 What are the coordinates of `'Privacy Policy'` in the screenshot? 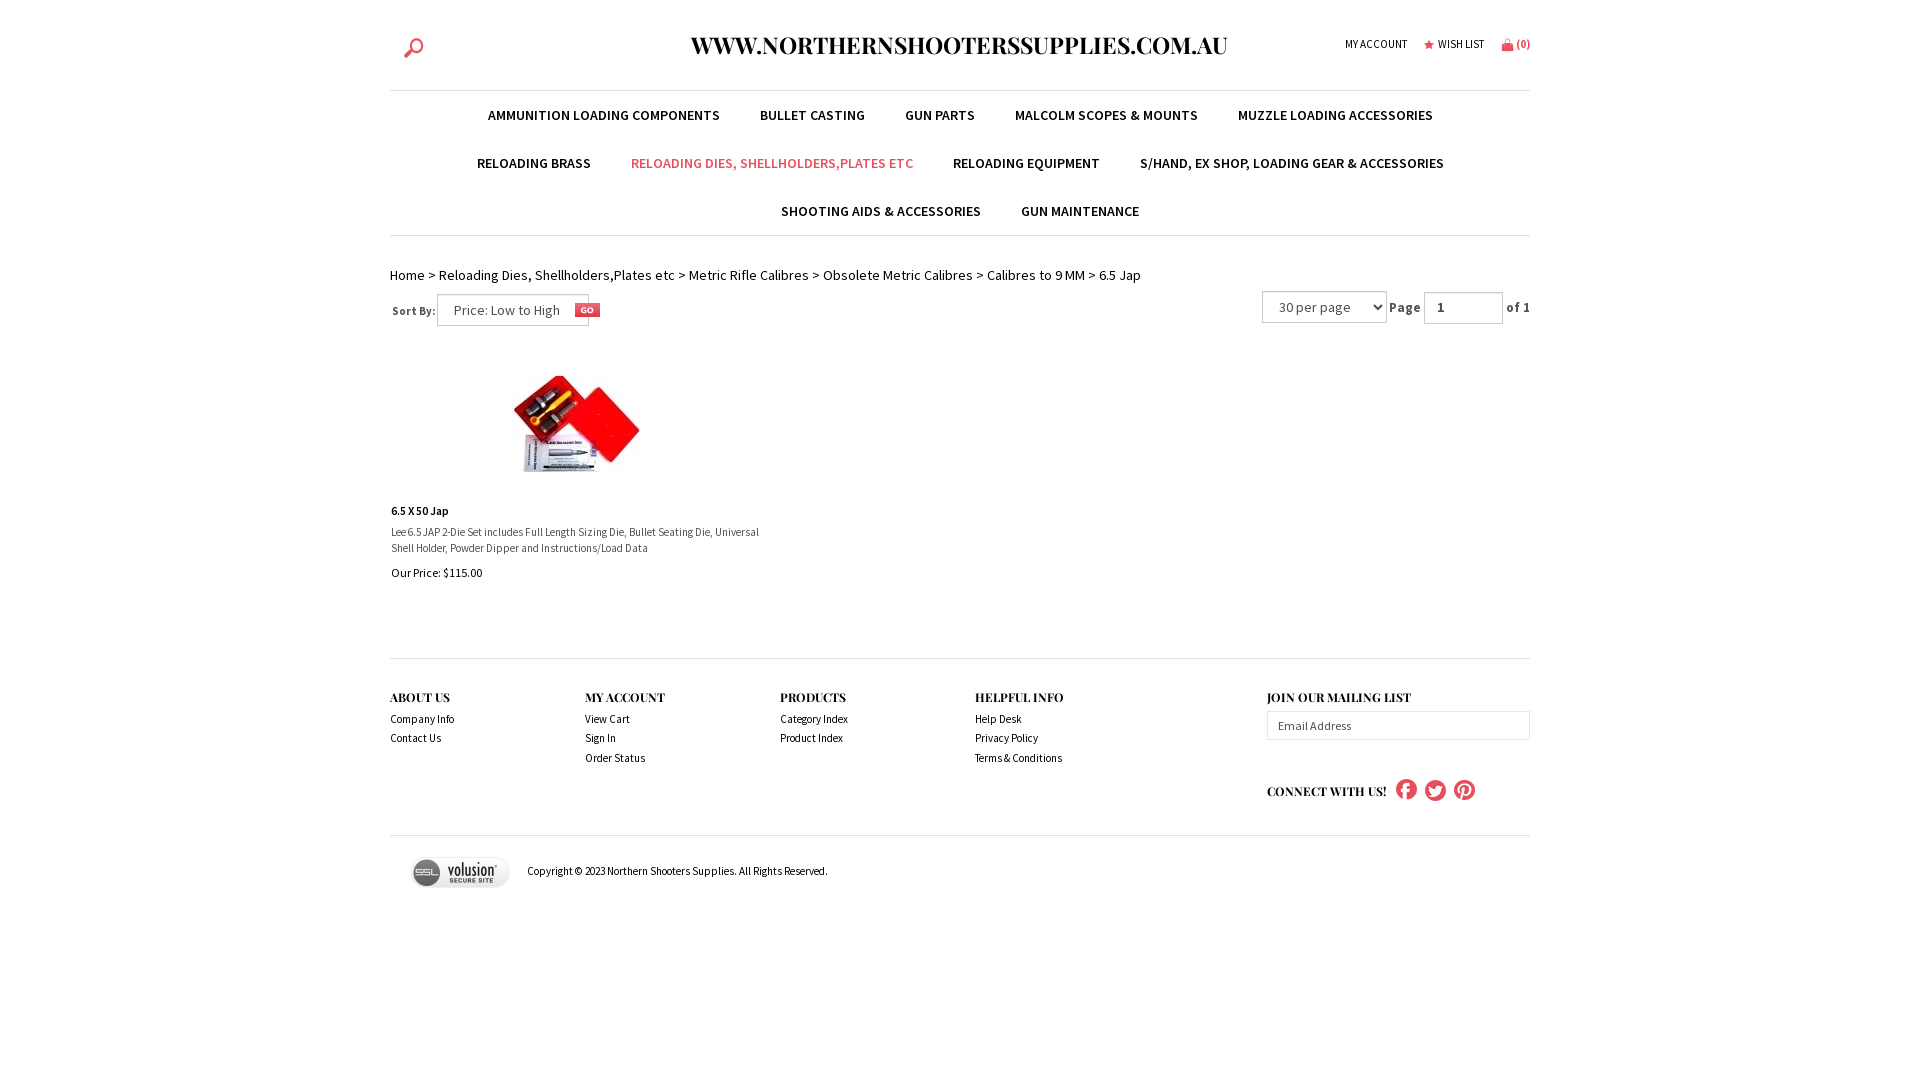 It's located at (1049, 739).